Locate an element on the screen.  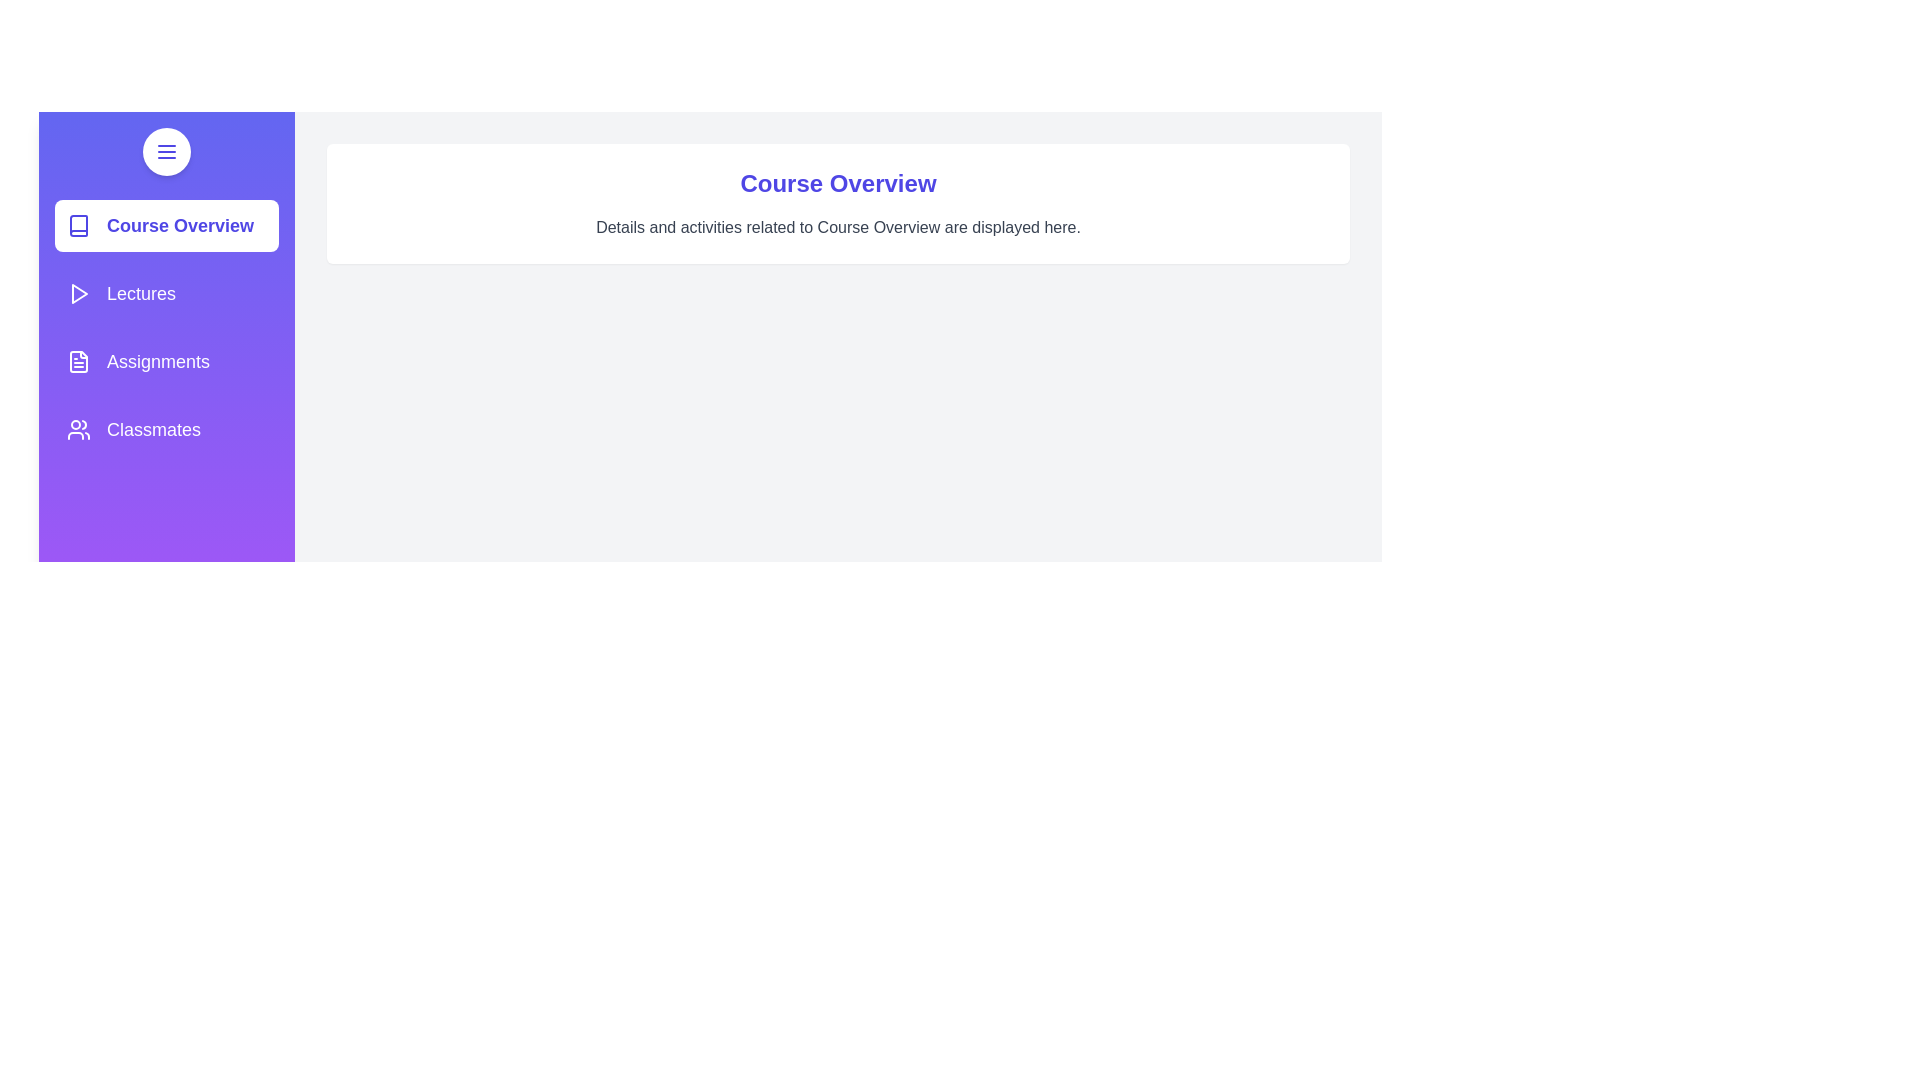
the menu section labeled Course Overview is located at coordinates (167, 225).